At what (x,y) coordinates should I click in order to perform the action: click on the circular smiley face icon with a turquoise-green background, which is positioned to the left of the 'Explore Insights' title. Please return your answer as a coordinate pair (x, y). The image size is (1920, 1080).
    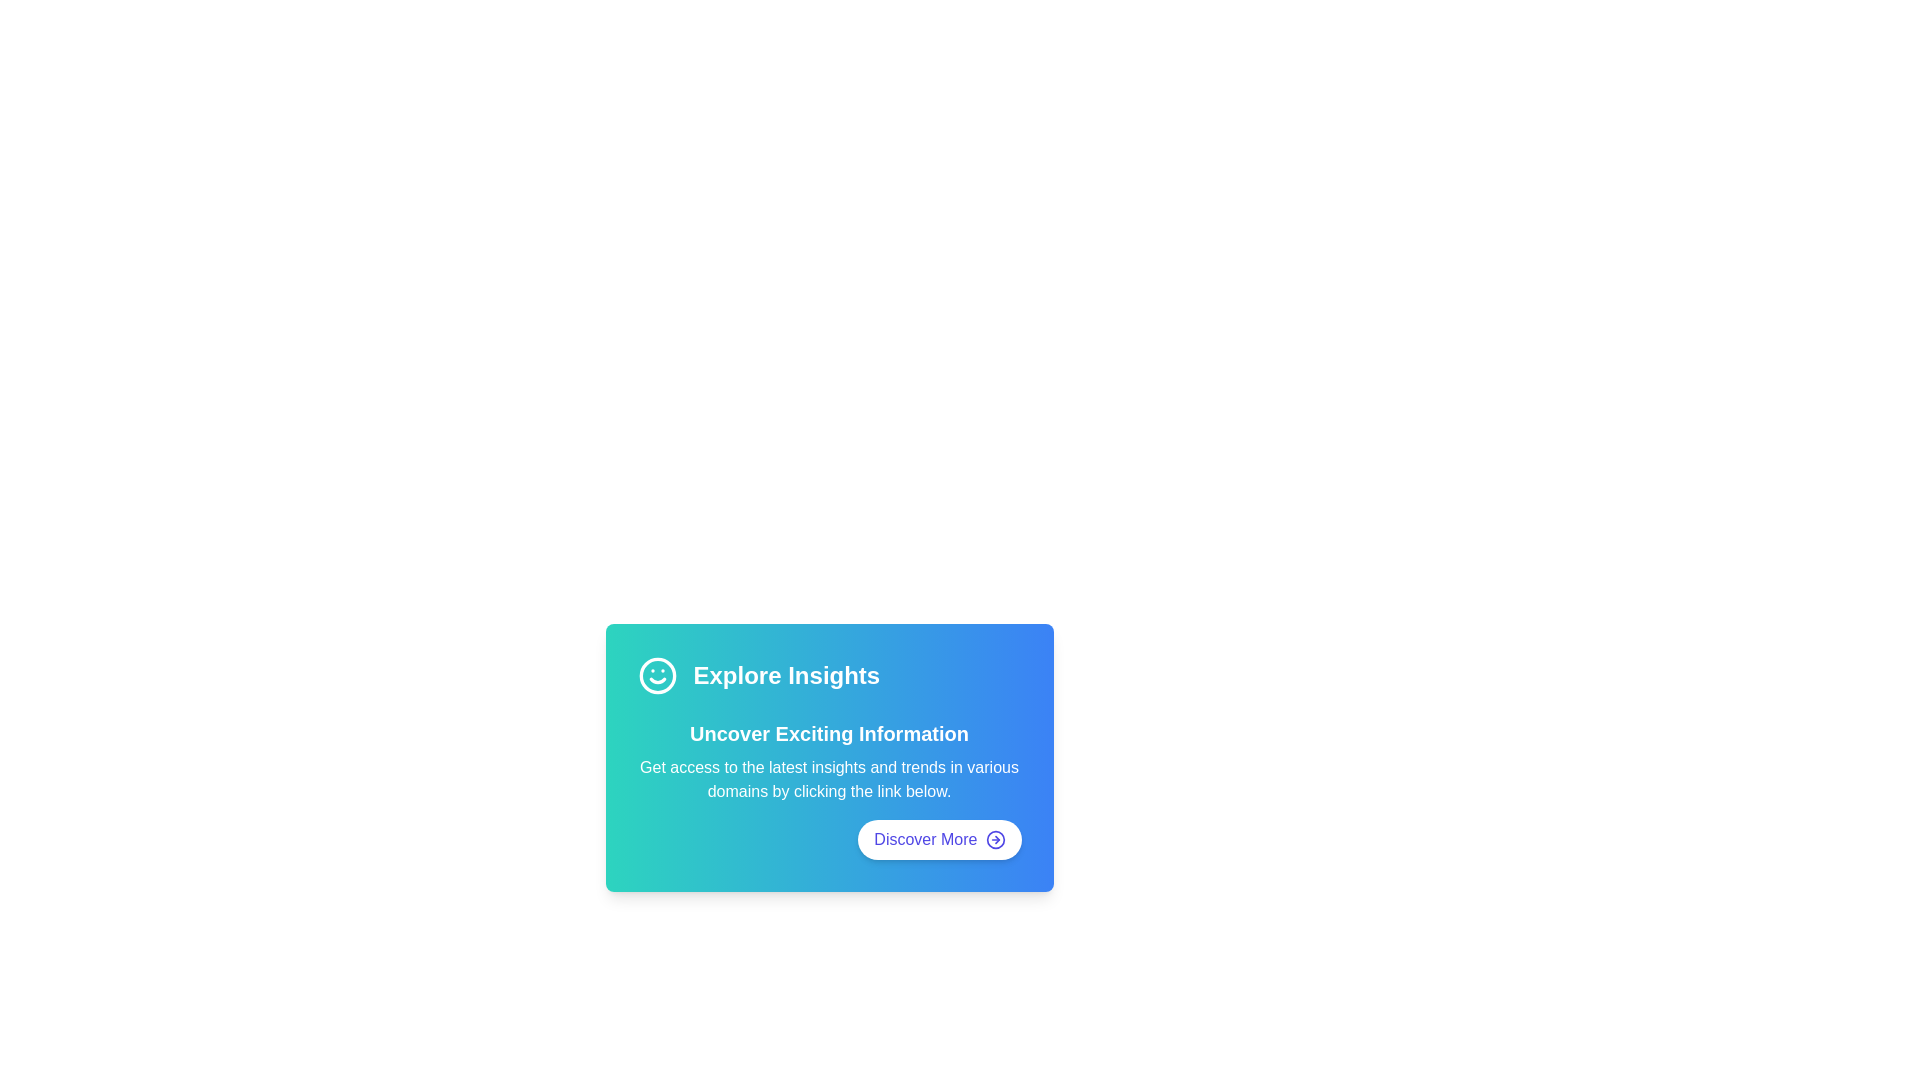
    Looking at the image, I should click on (657, 675).